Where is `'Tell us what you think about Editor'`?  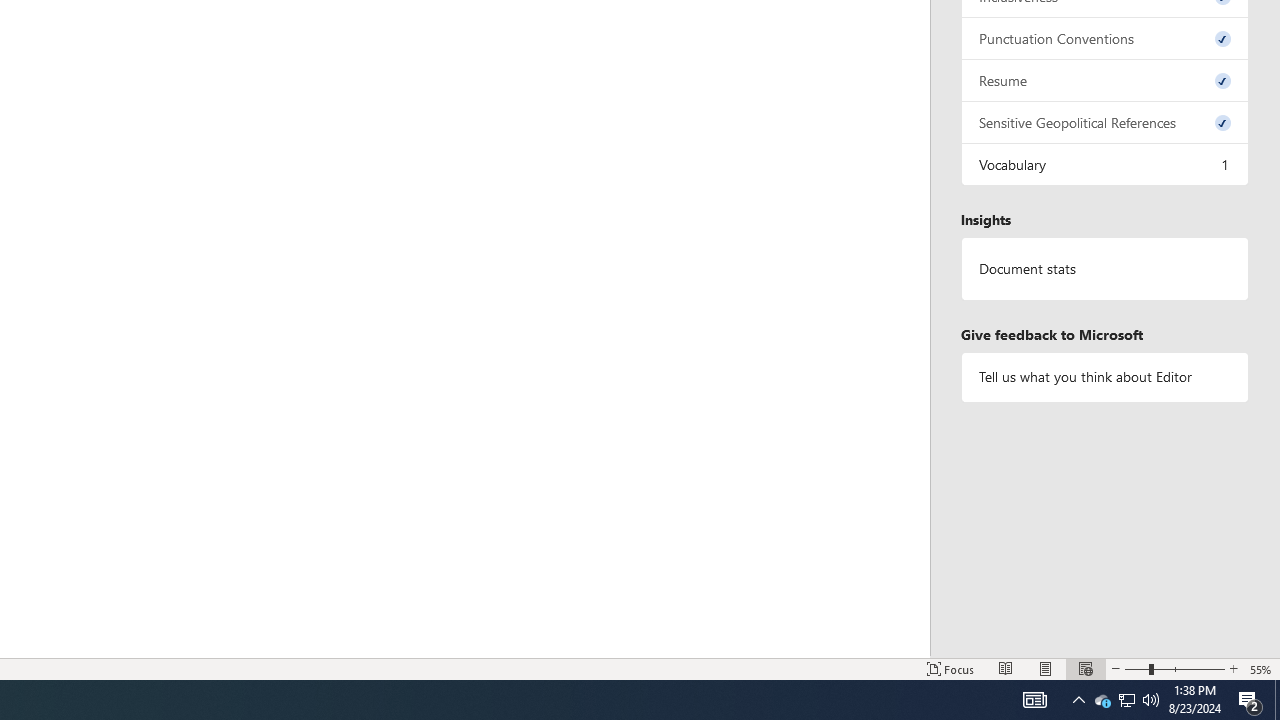 'Tell us what you think about Editor' is located at coordinates (1104, 377).